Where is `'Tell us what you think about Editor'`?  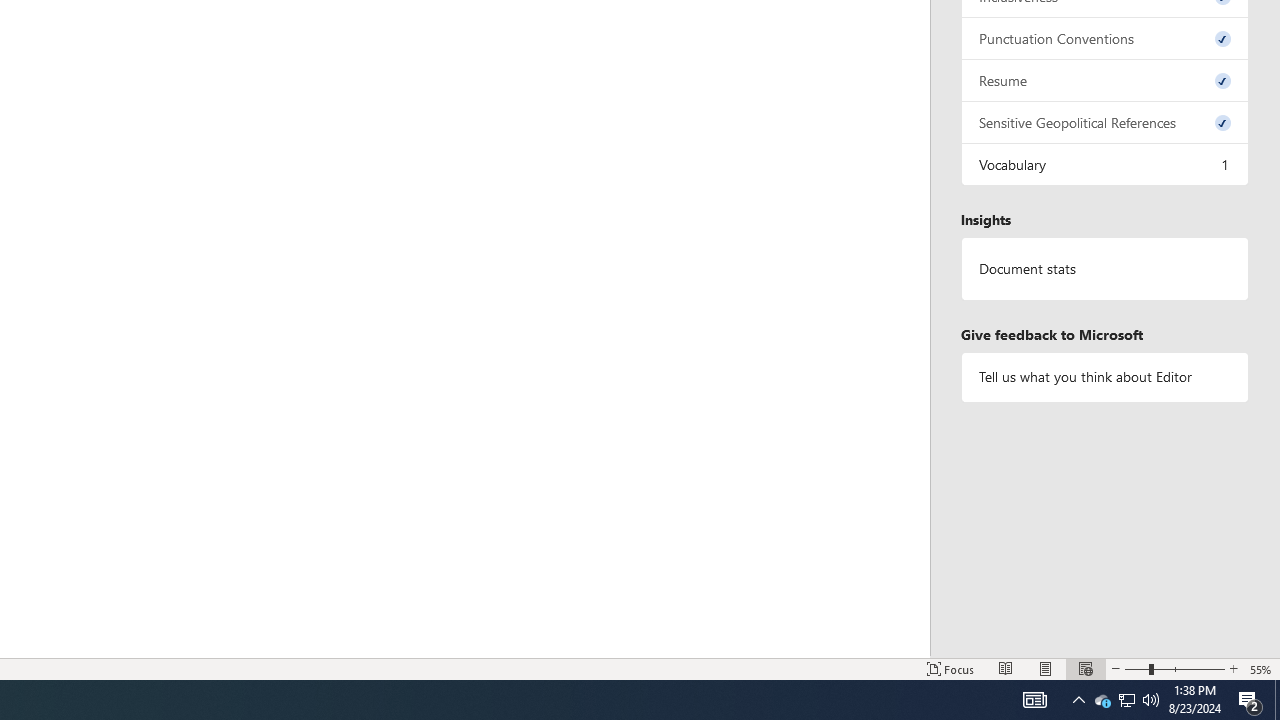 'Tell us what you think about Editor' is located at coordinates (1104, 377).